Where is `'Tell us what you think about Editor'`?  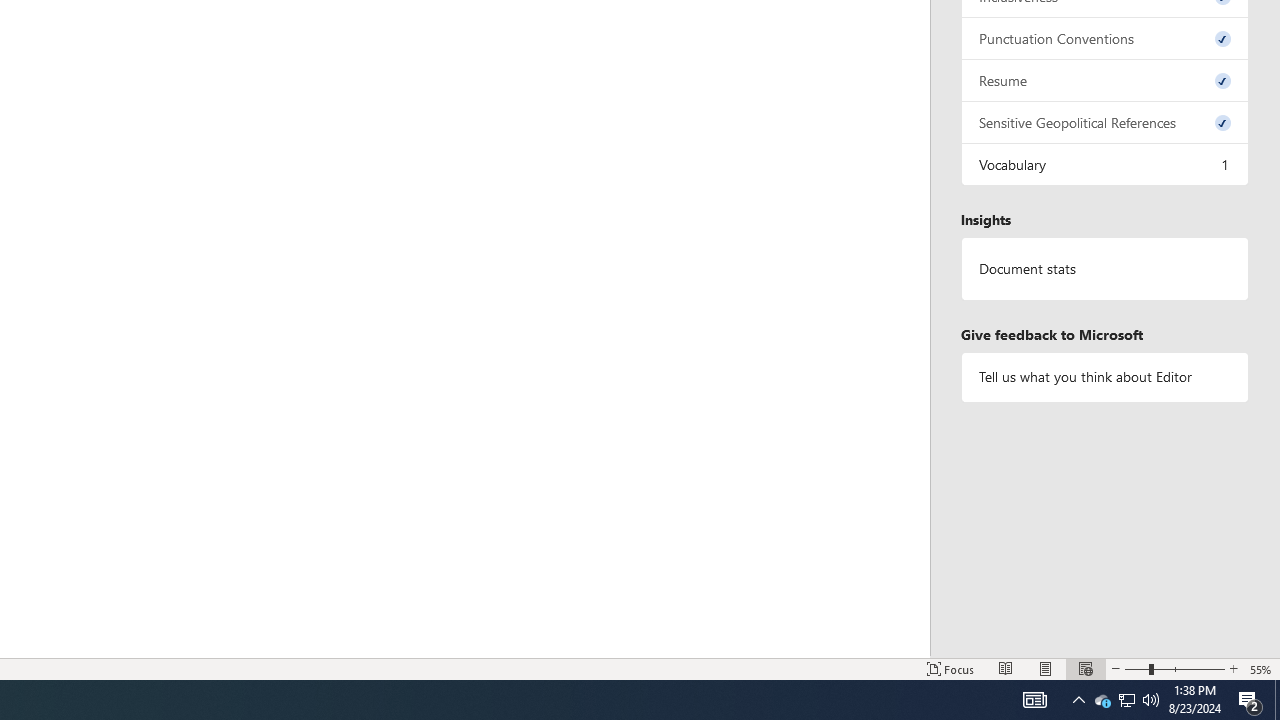 'Tell us what you think about Editor' is located at coordinates (1104, 377).